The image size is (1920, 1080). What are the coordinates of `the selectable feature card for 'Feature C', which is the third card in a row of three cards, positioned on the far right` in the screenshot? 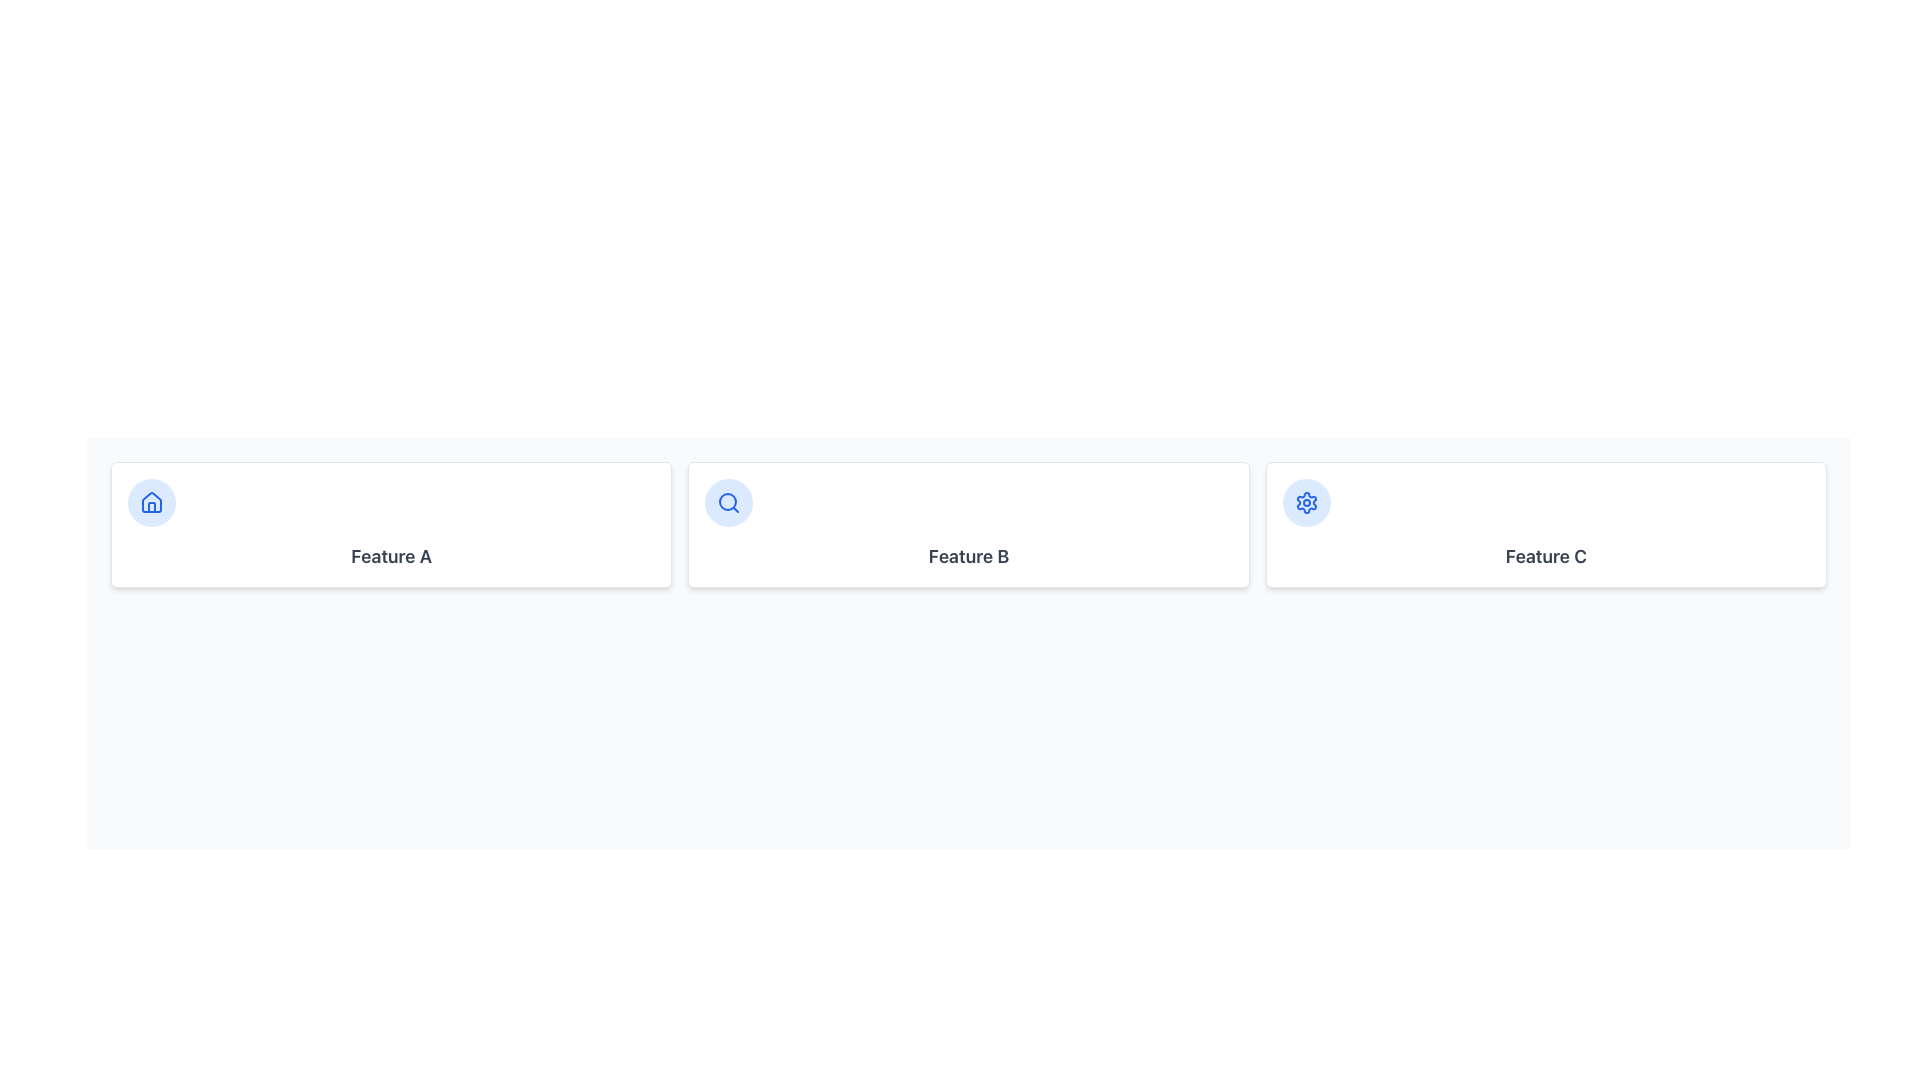 It's located at (1545, 523).